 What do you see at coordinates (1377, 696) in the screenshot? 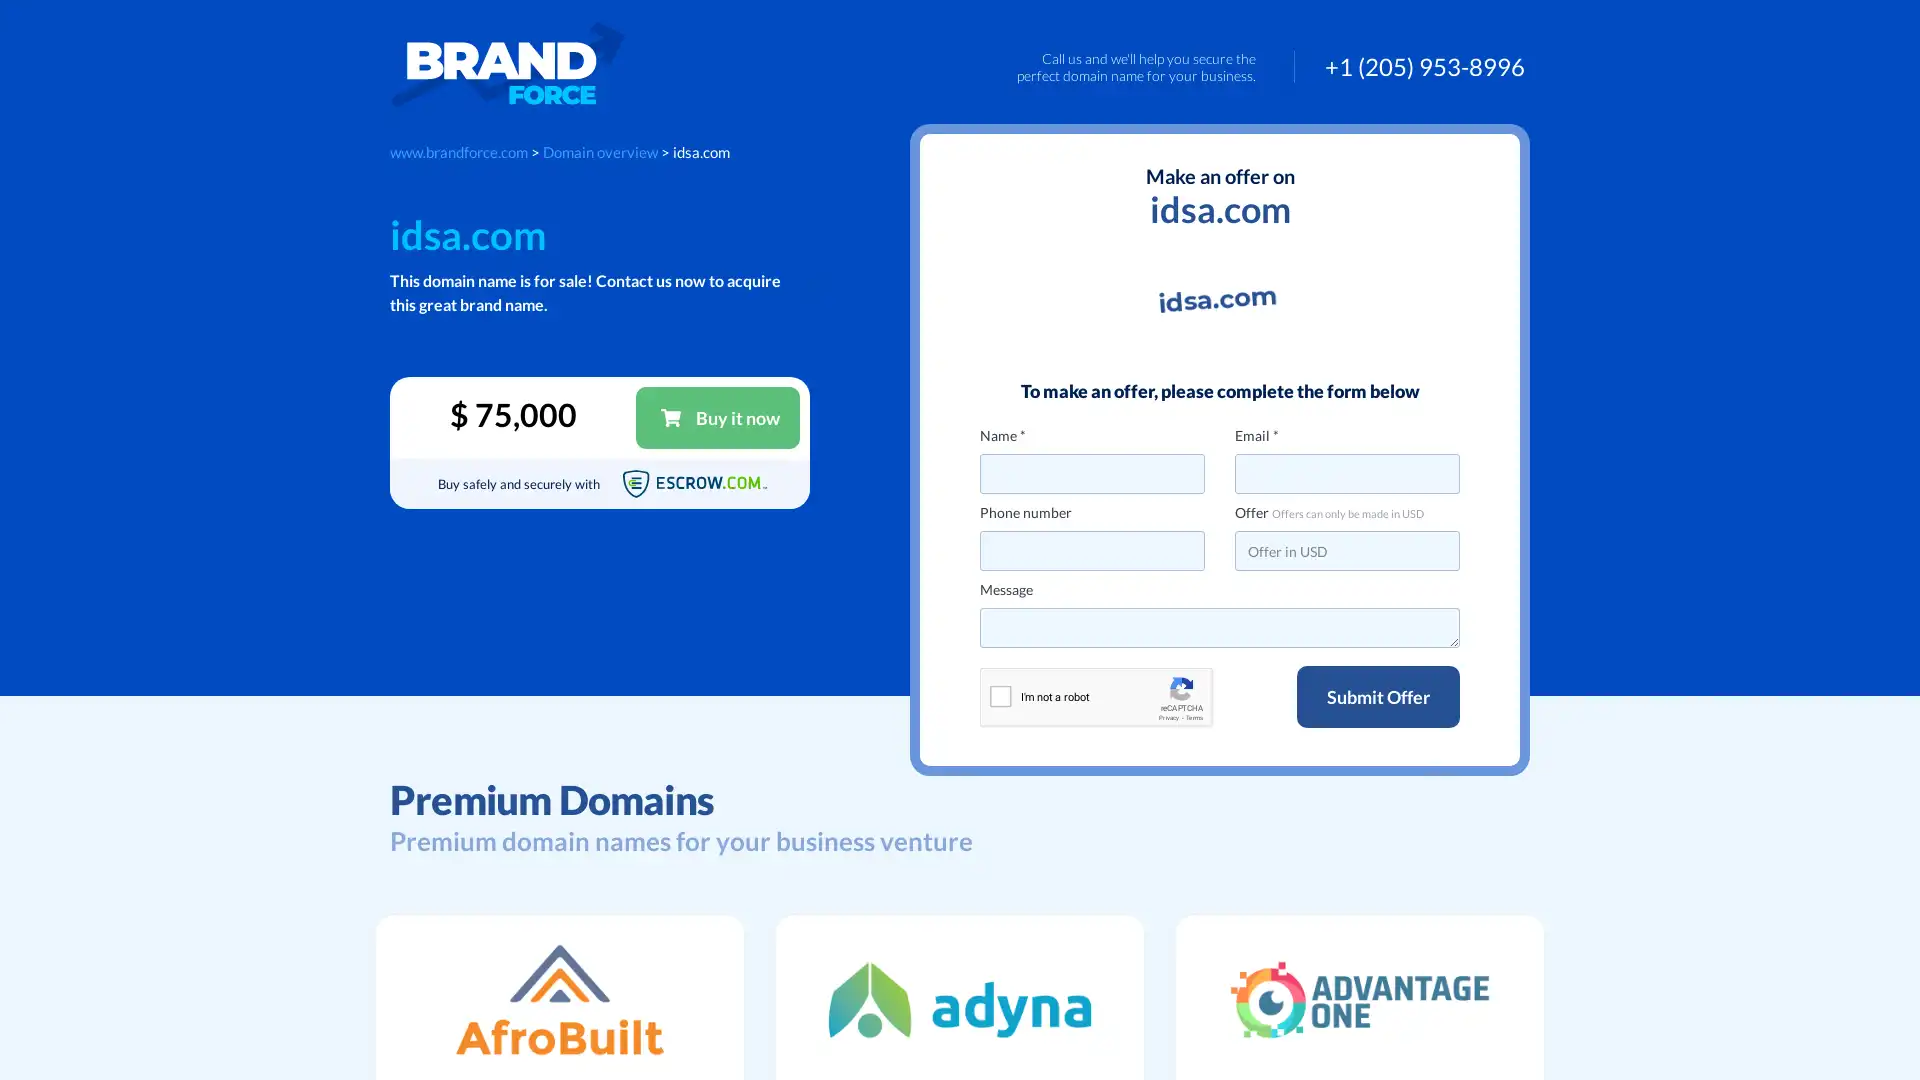
I see `Submit offer` at bounding box center [1377, 696].